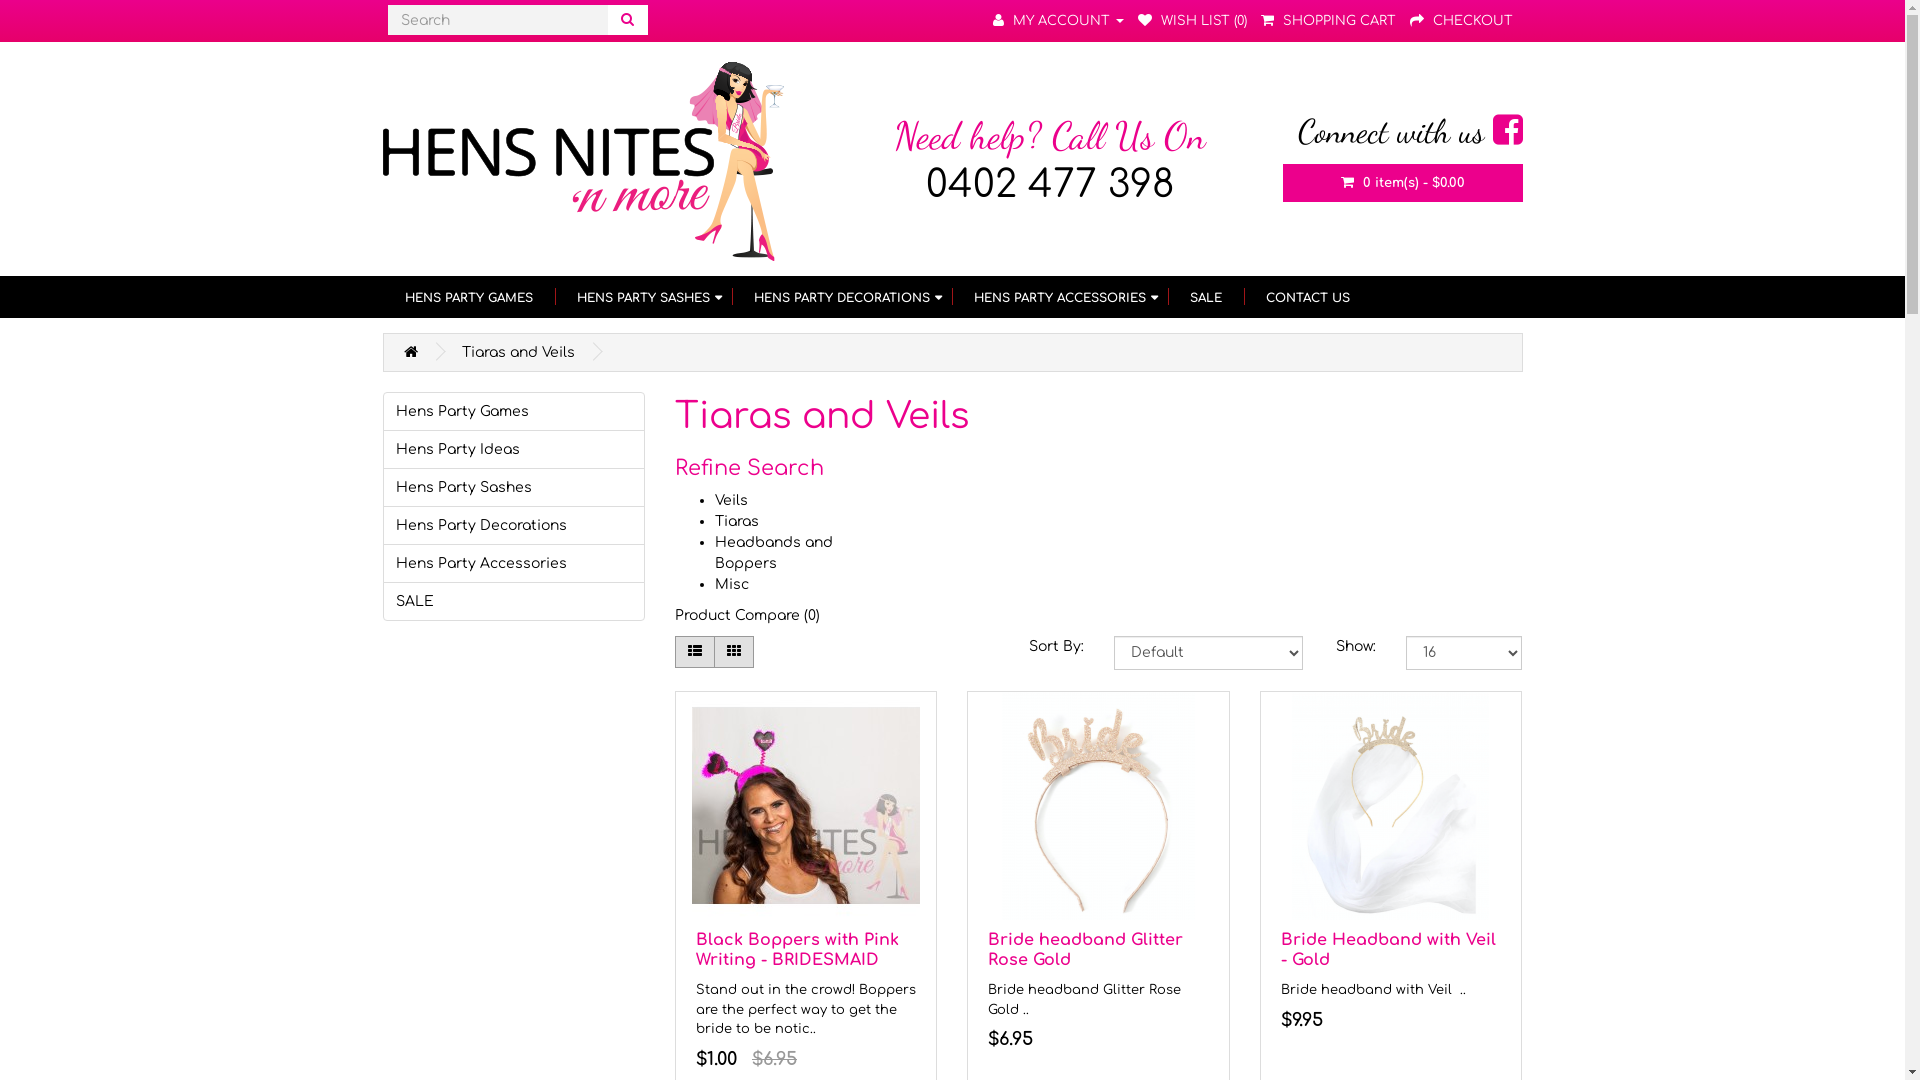 This screenshot has height=1080, width=1920. Describe the element at coordinates (1192, 20) in the screenshot. I see `'WISH LIST (0)'` at that location.